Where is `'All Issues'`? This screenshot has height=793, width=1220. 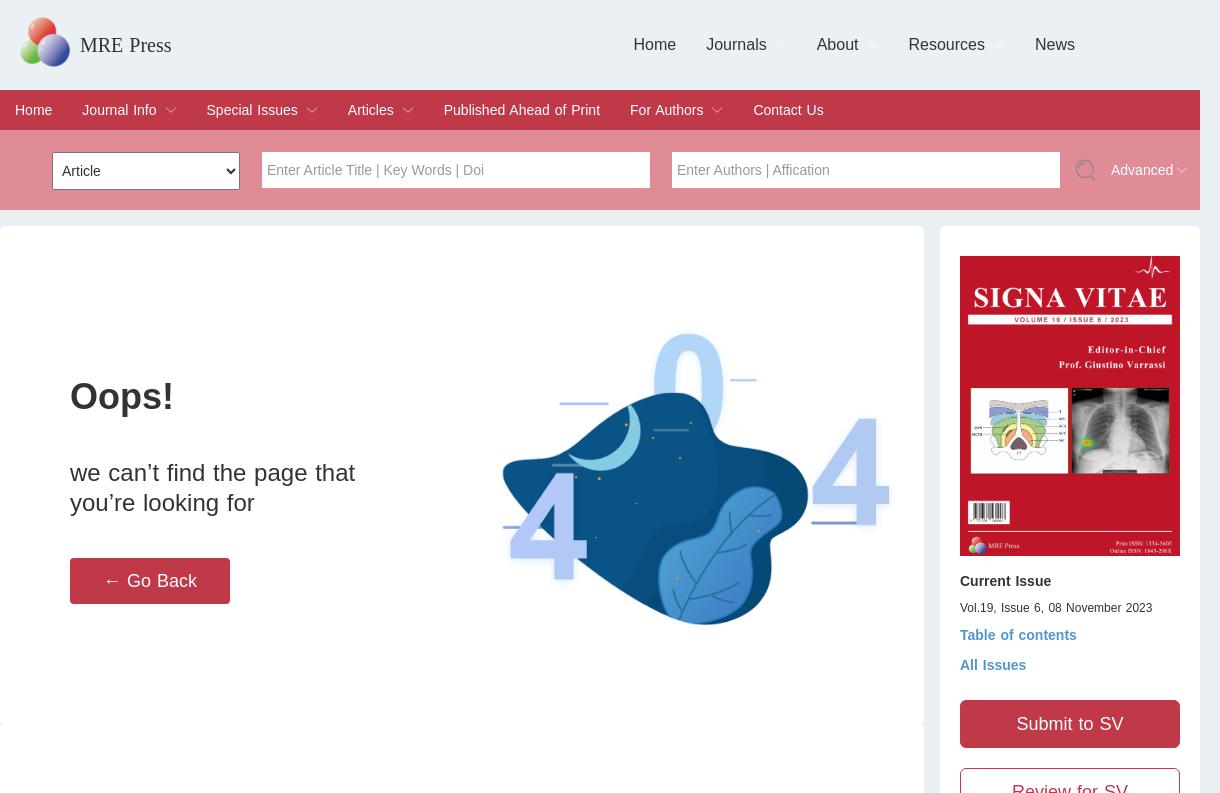
'All Issues' is located at coordinates (991, 665).